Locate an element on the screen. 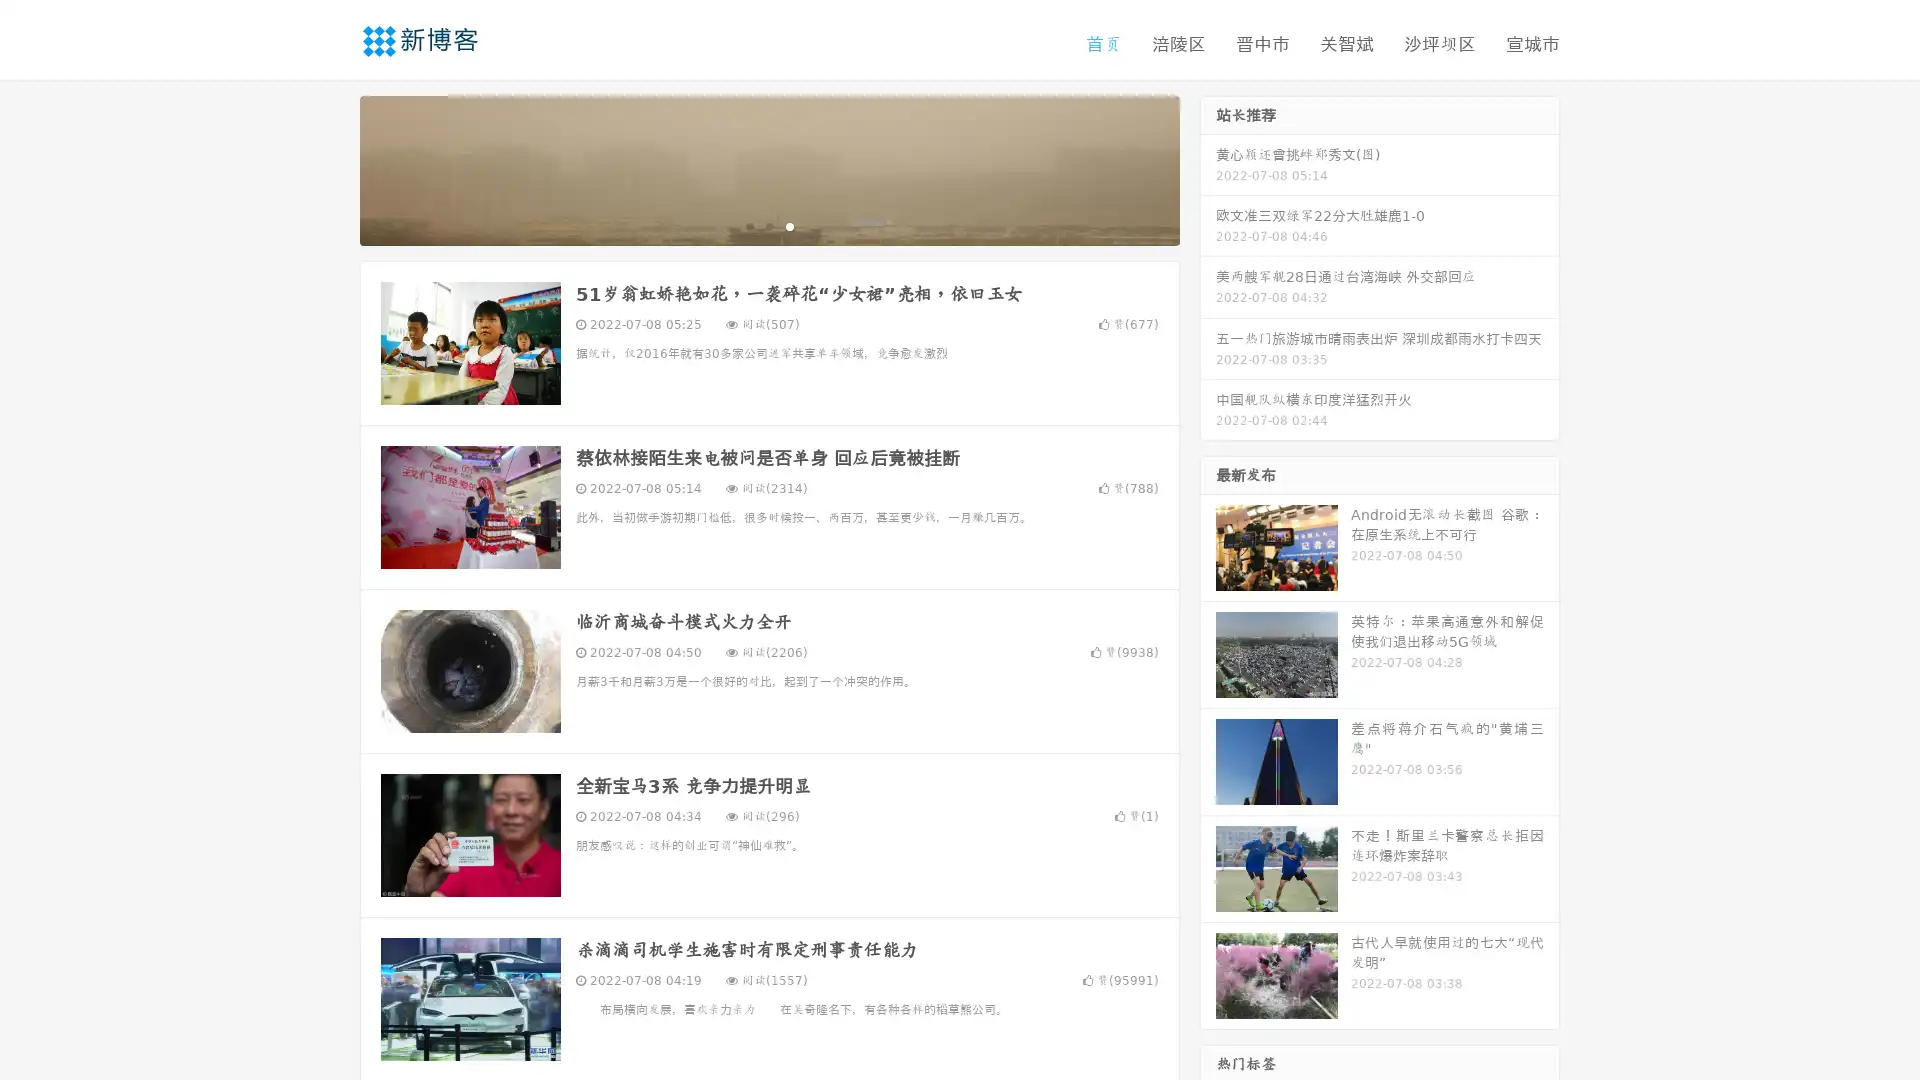 The height and width of the screenshot is (1080, 1920). Go to slide 1 is located at coordinates (748, 225).